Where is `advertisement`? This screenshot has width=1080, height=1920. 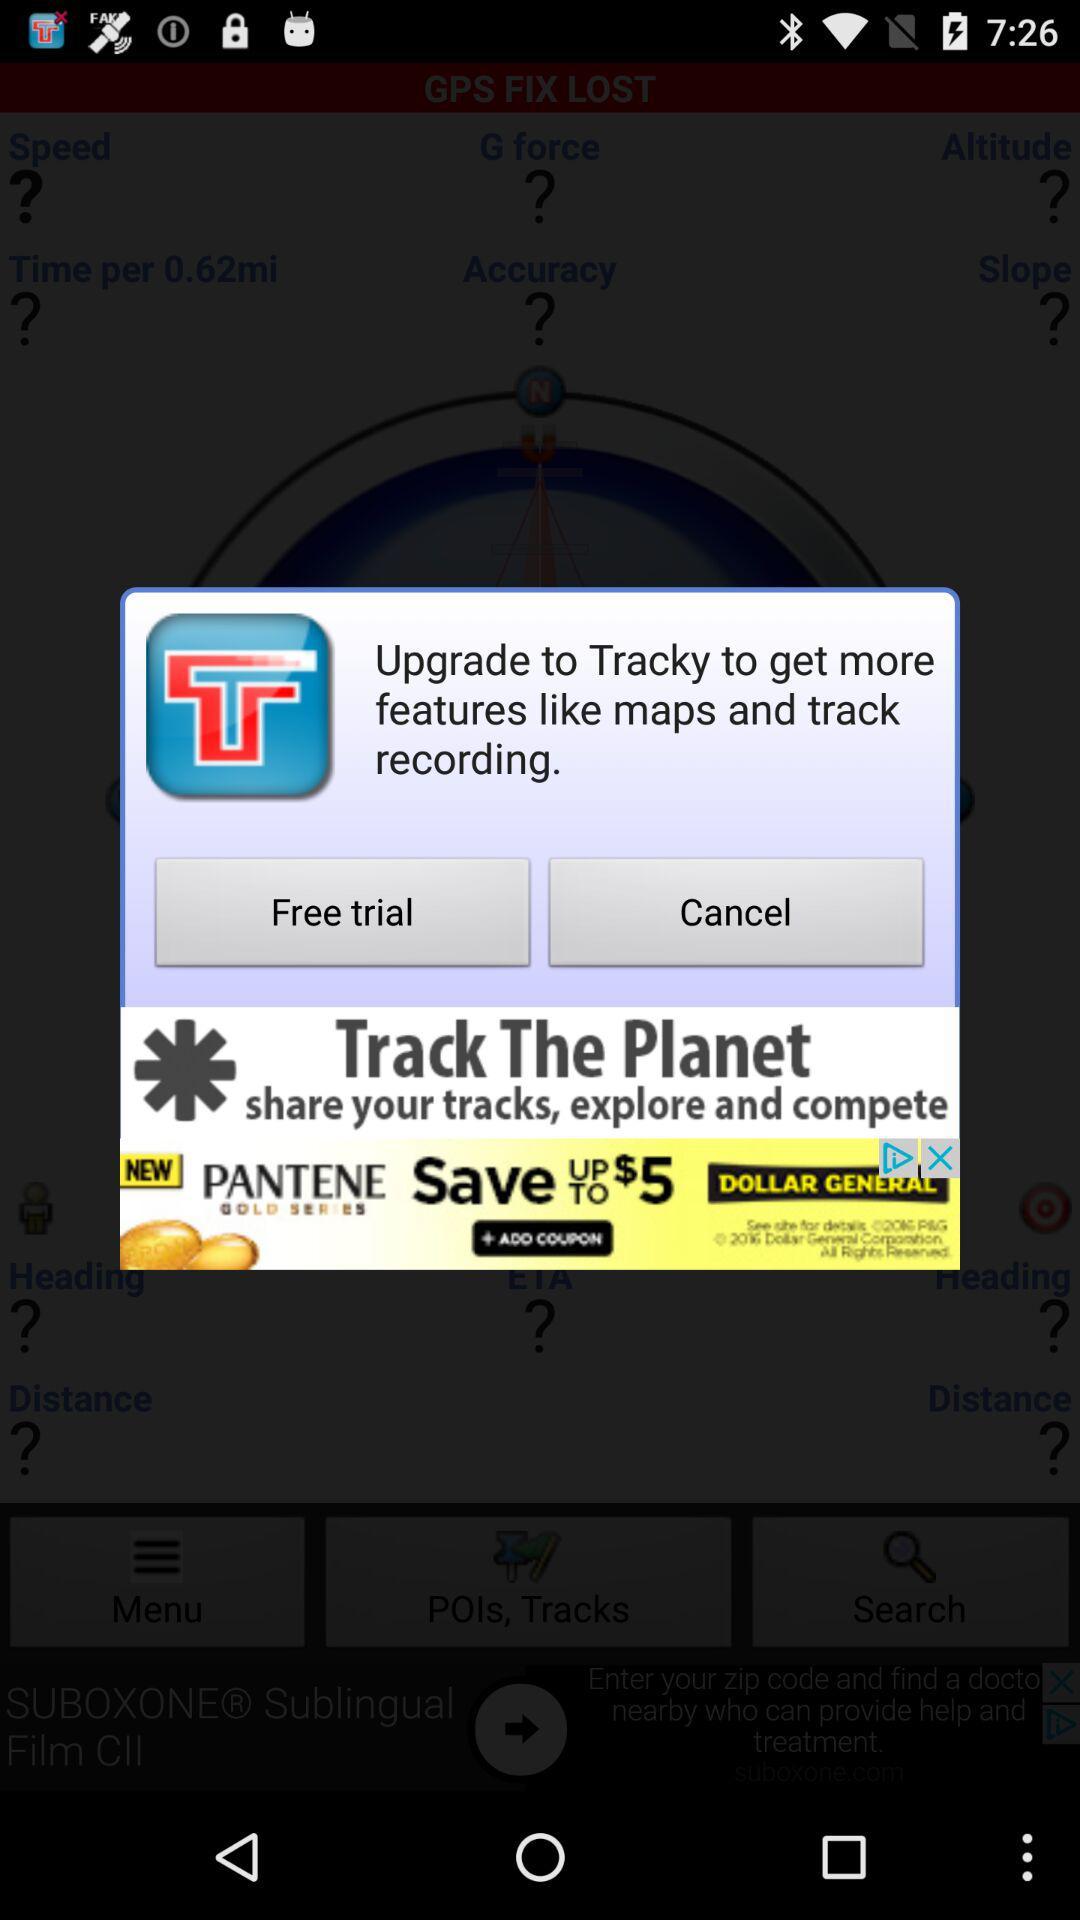 advertisement is located at coordinates (540, 1071).